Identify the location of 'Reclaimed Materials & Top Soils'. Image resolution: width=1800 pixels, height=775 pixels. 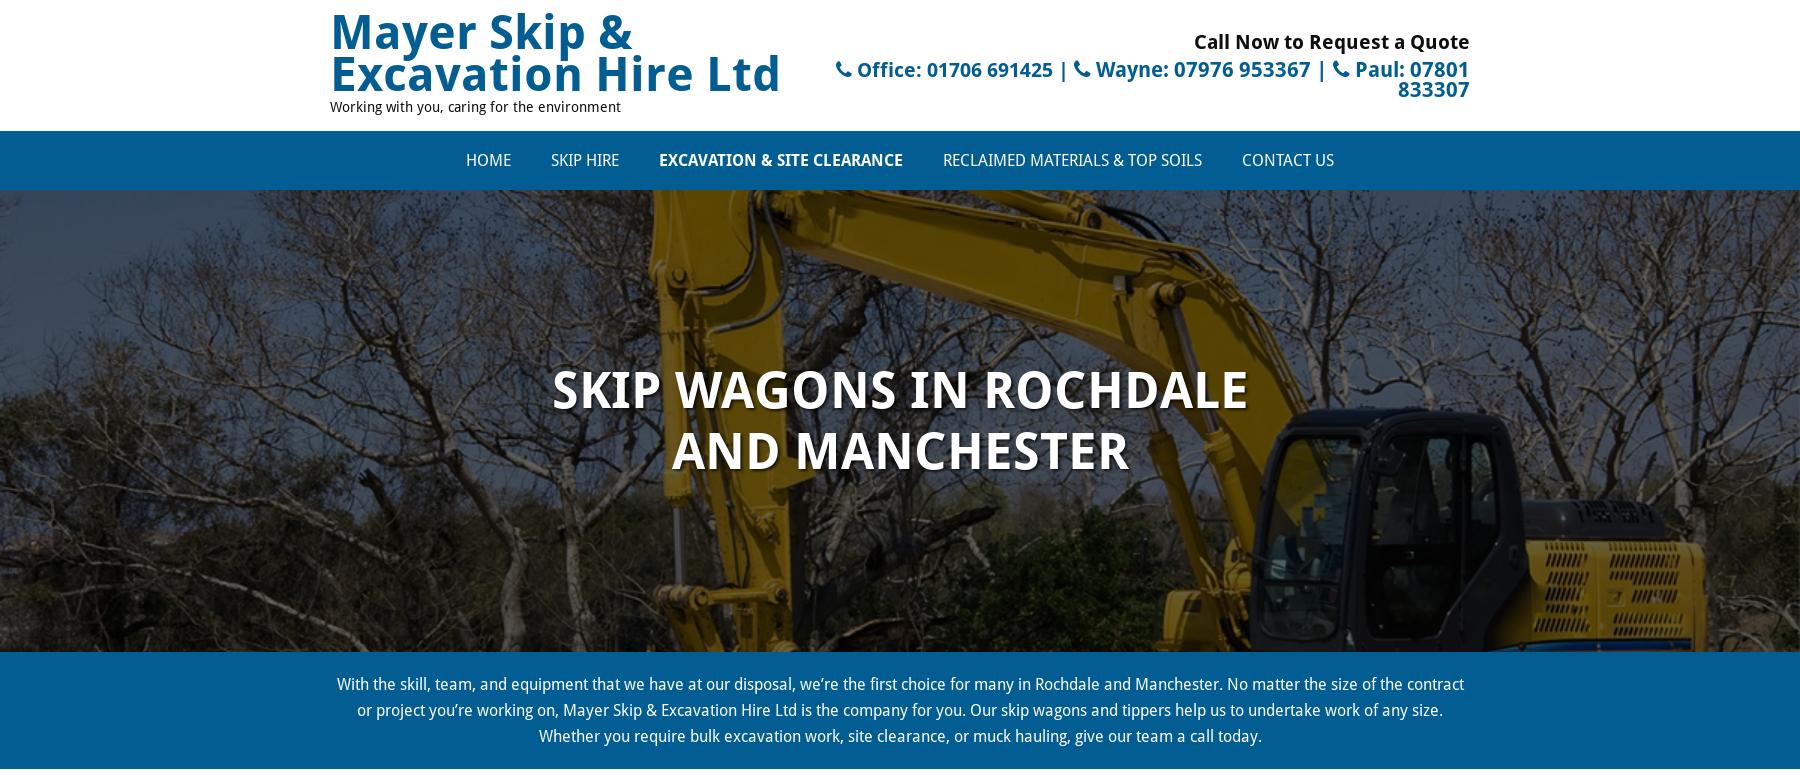
(1072, 158).